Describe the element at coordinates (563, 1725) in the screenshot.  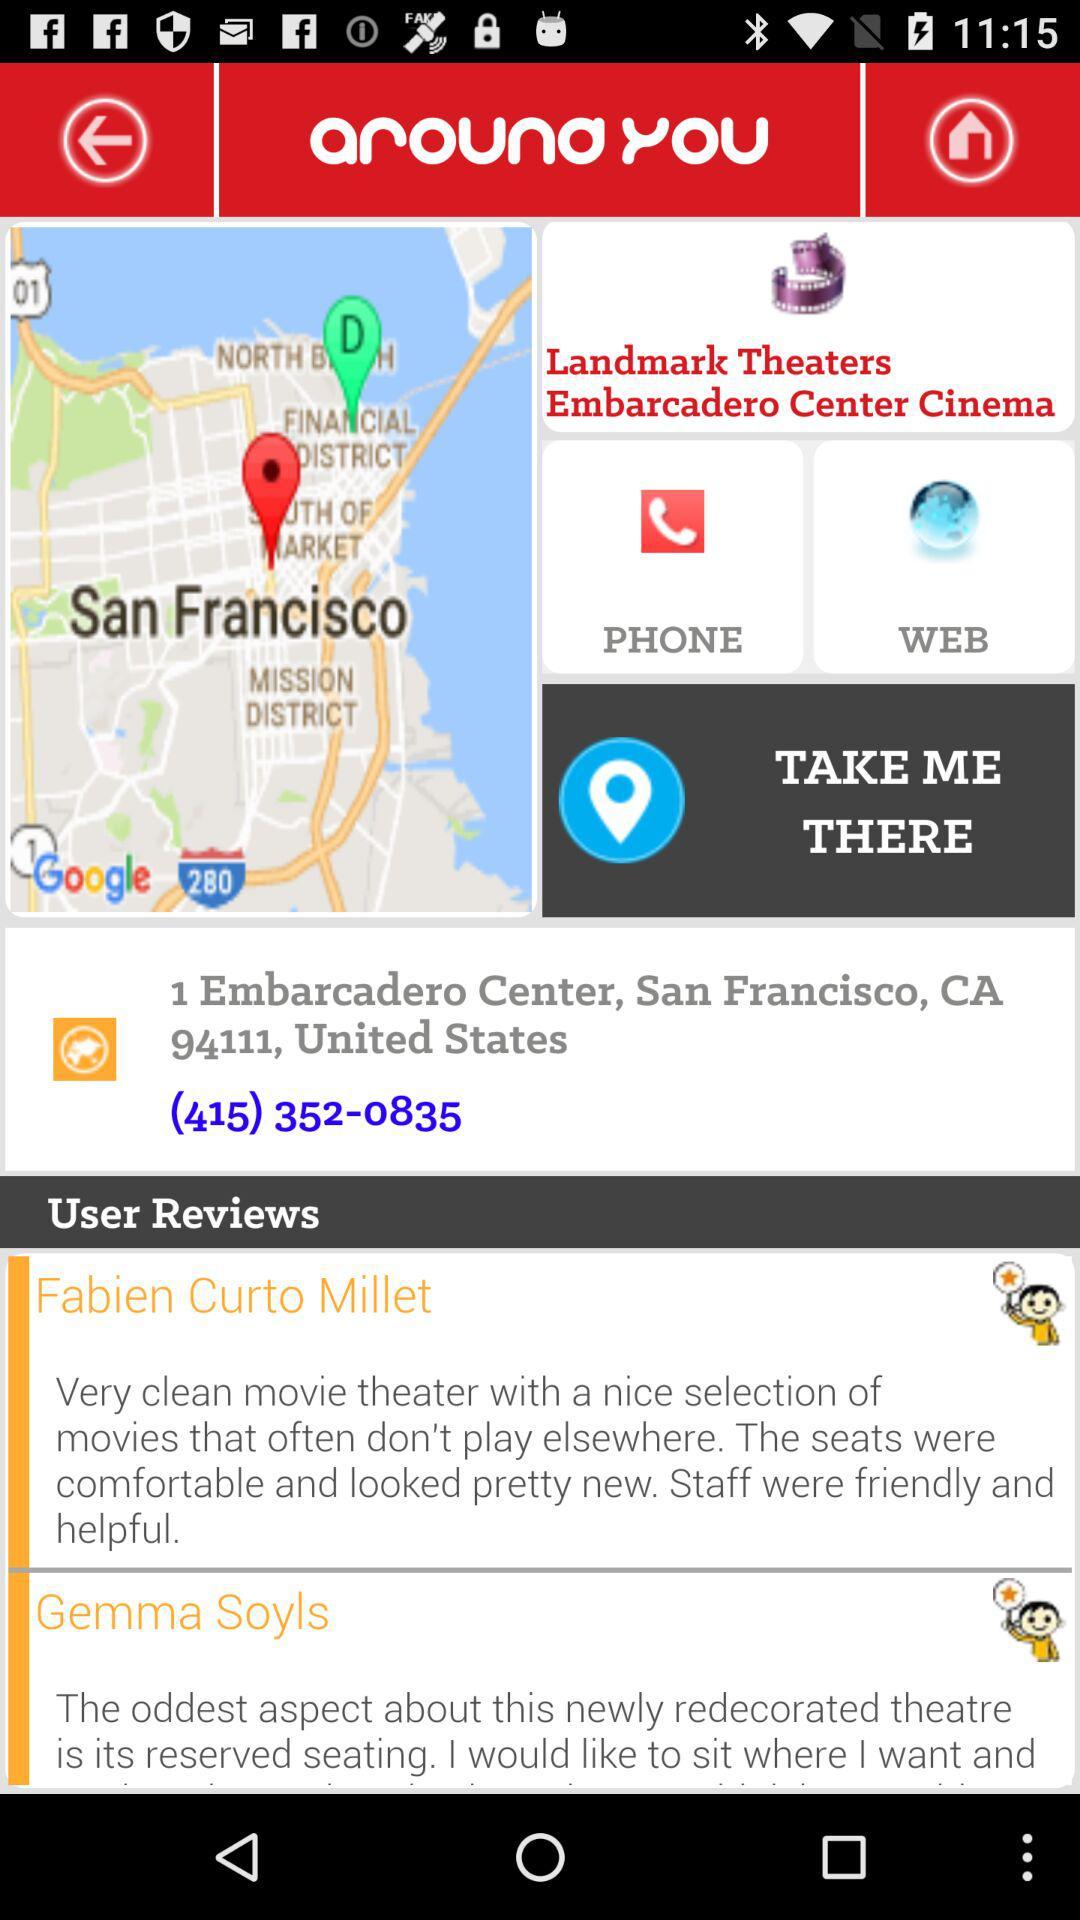
I see `the oddest aspect` at that location.